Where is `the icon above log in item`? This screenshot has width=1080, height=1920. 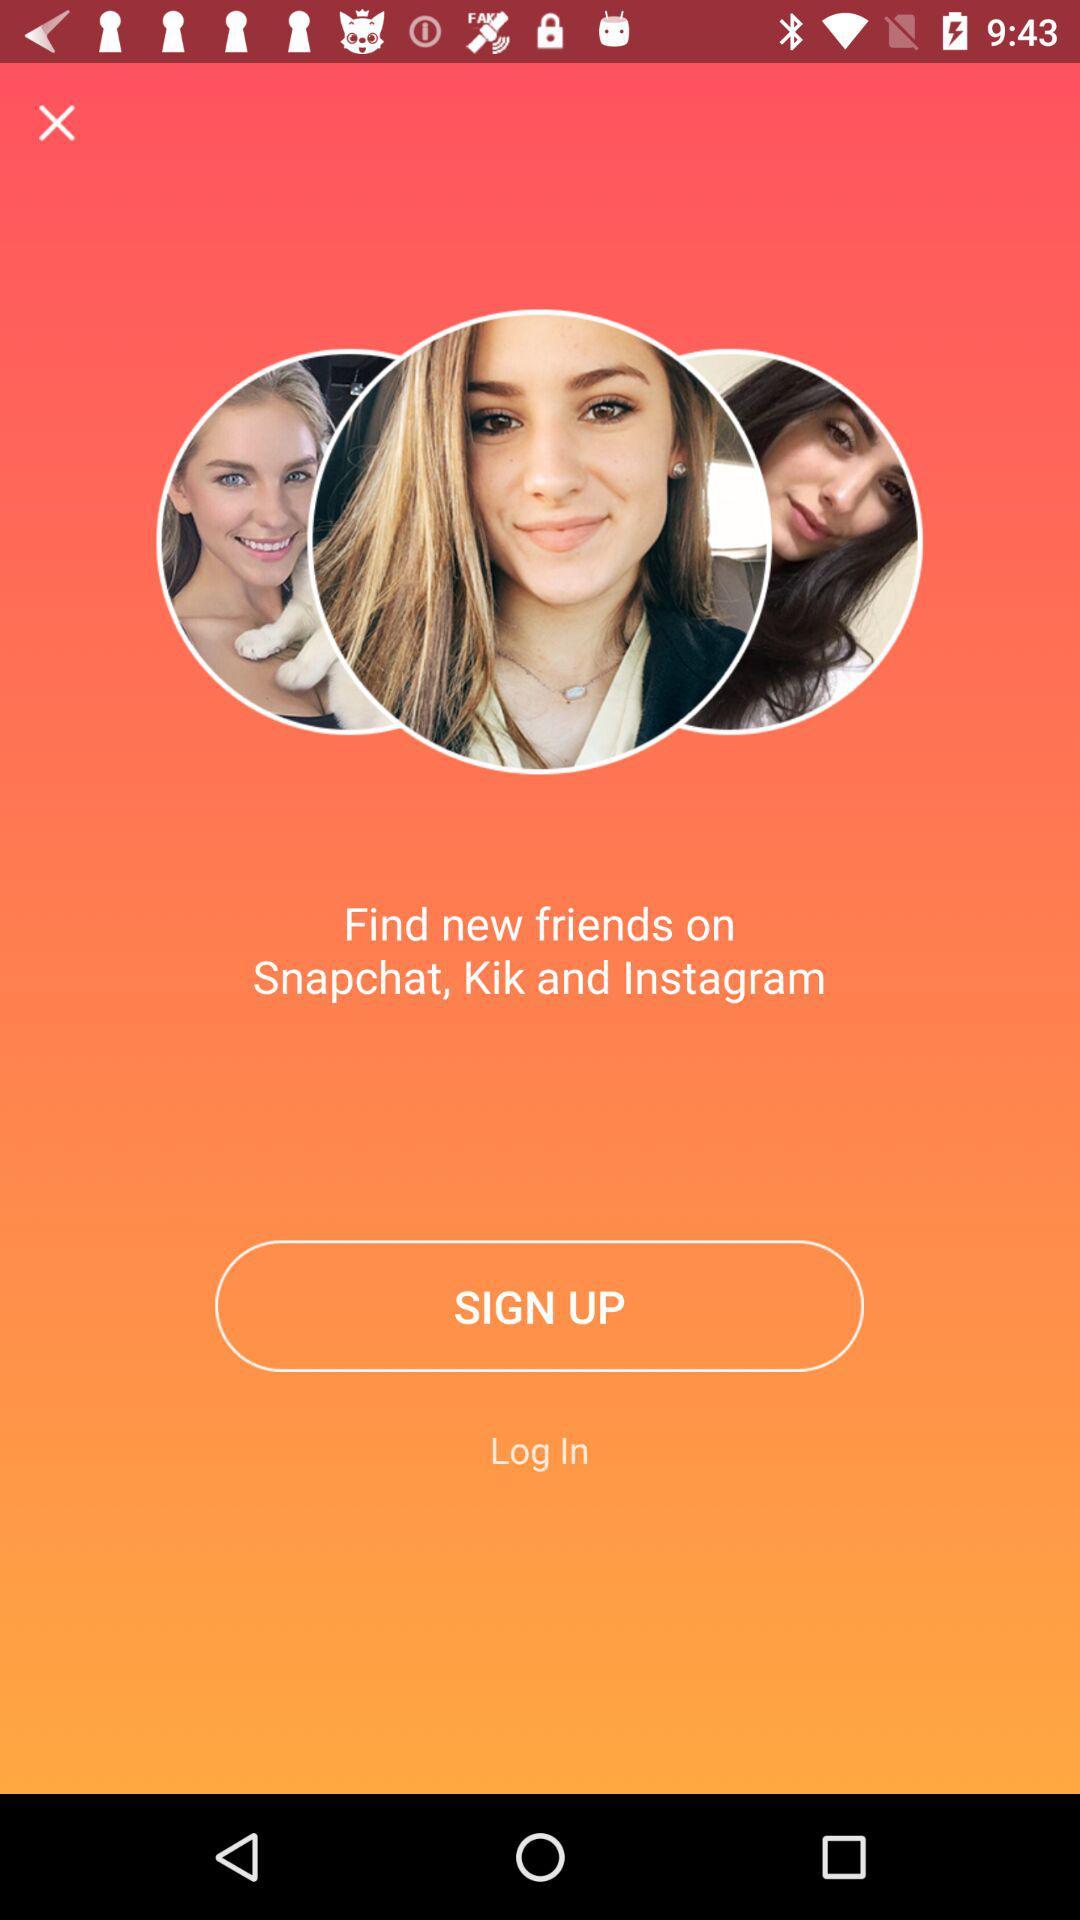
the icon above log in item is located at coordinates (538, 1306).